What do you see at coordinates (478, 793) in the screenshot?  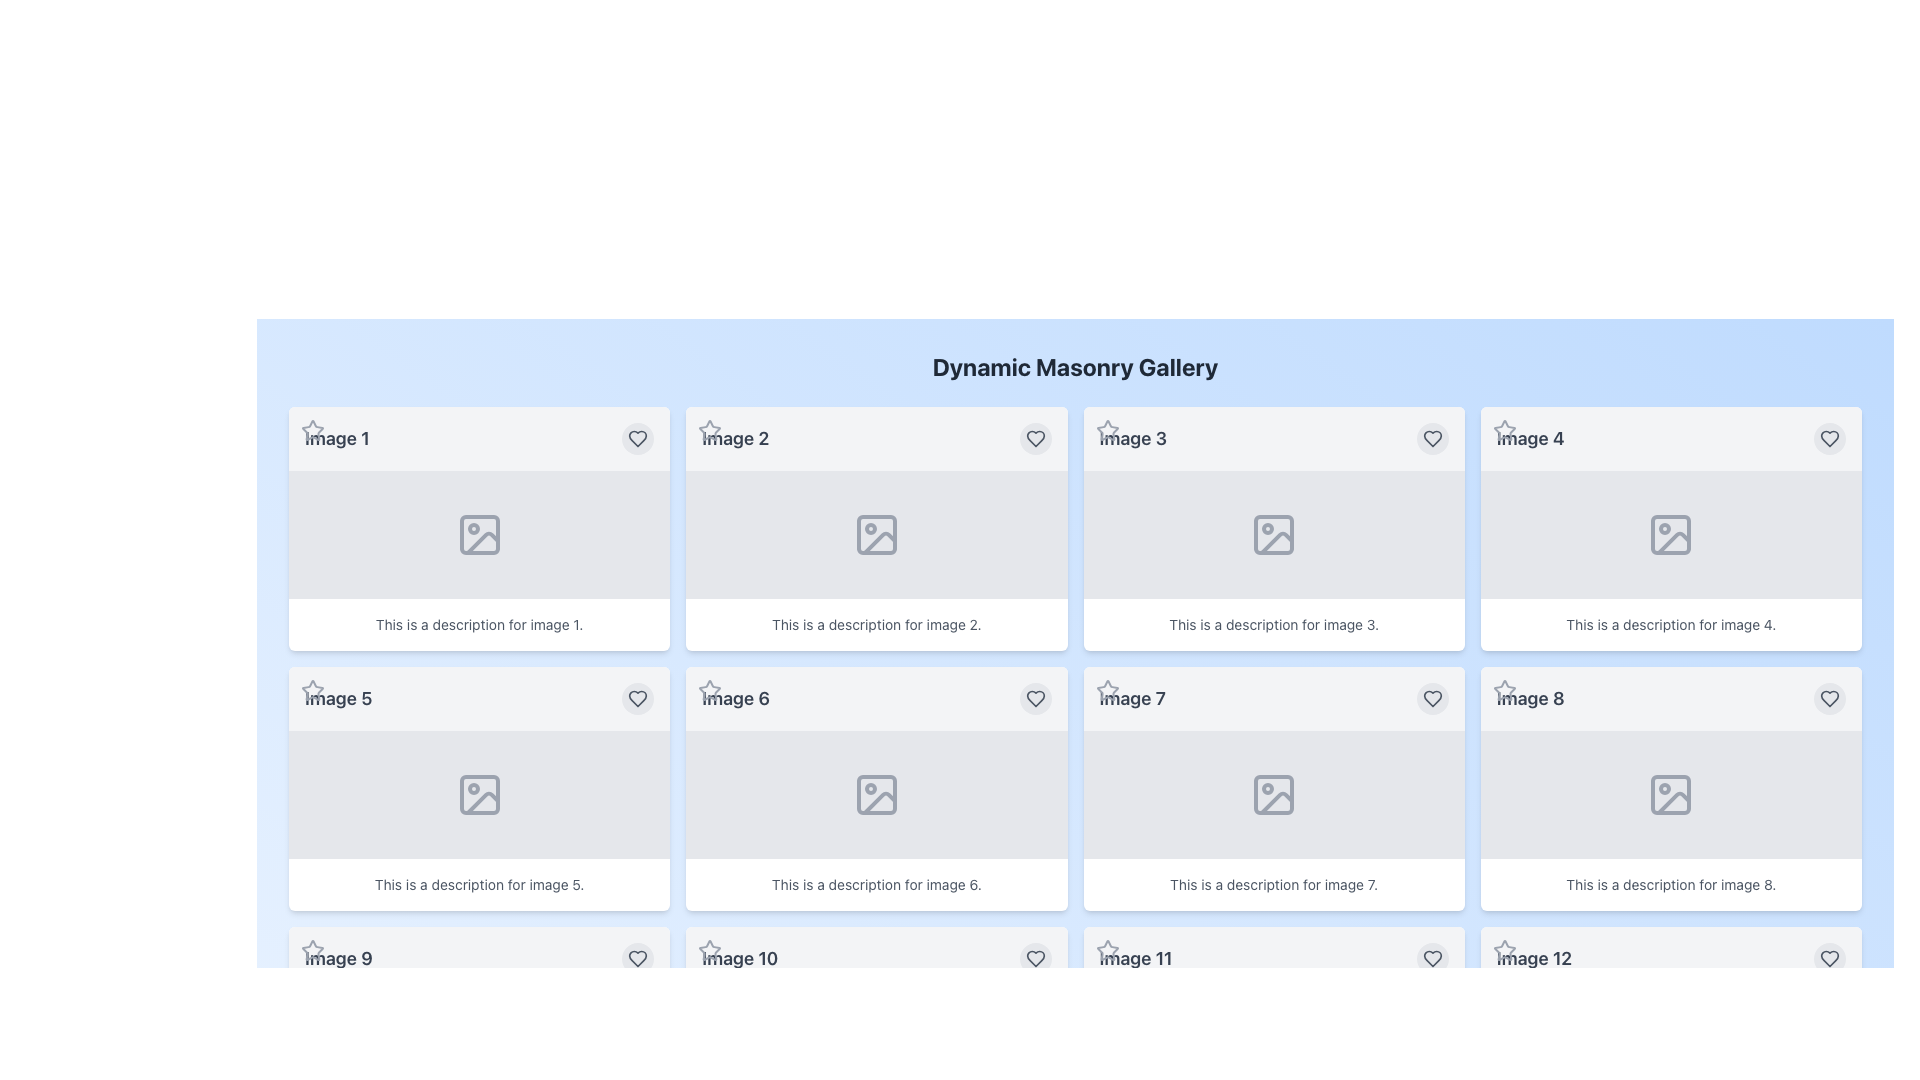 I see `the image placeholder icon located at the center of the card titled 'Image 5' in the second row, first column of the dynamic masonry gallery layout` at bounding box center [478, 793].